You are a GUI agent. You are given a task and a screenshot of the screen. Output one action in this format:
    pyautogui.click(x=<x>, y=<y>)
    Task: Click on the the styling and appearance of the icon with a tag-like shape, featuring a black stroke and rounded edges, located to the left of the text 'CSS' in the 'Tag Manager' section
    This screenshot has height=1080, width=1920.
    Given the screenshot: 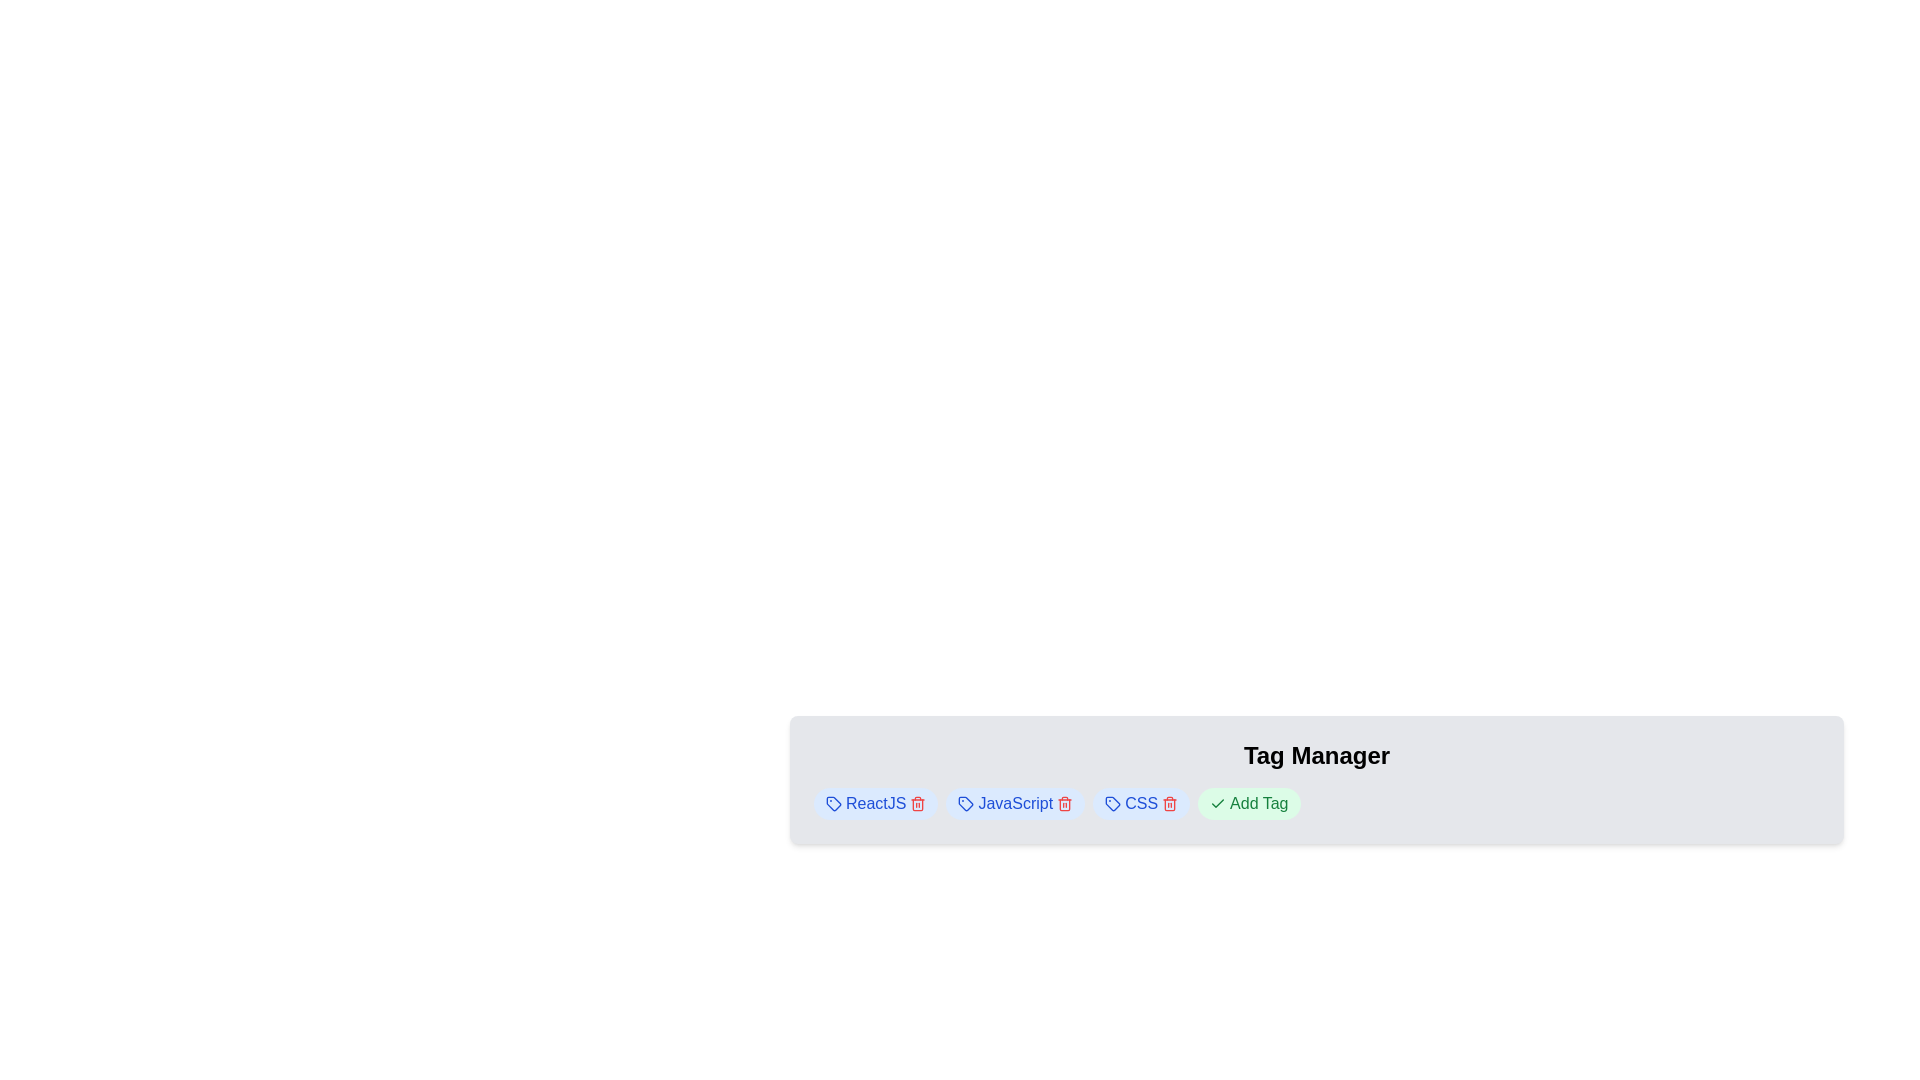 What is the action you would take?
    pyautogui.click(x=1112, y=802)
    